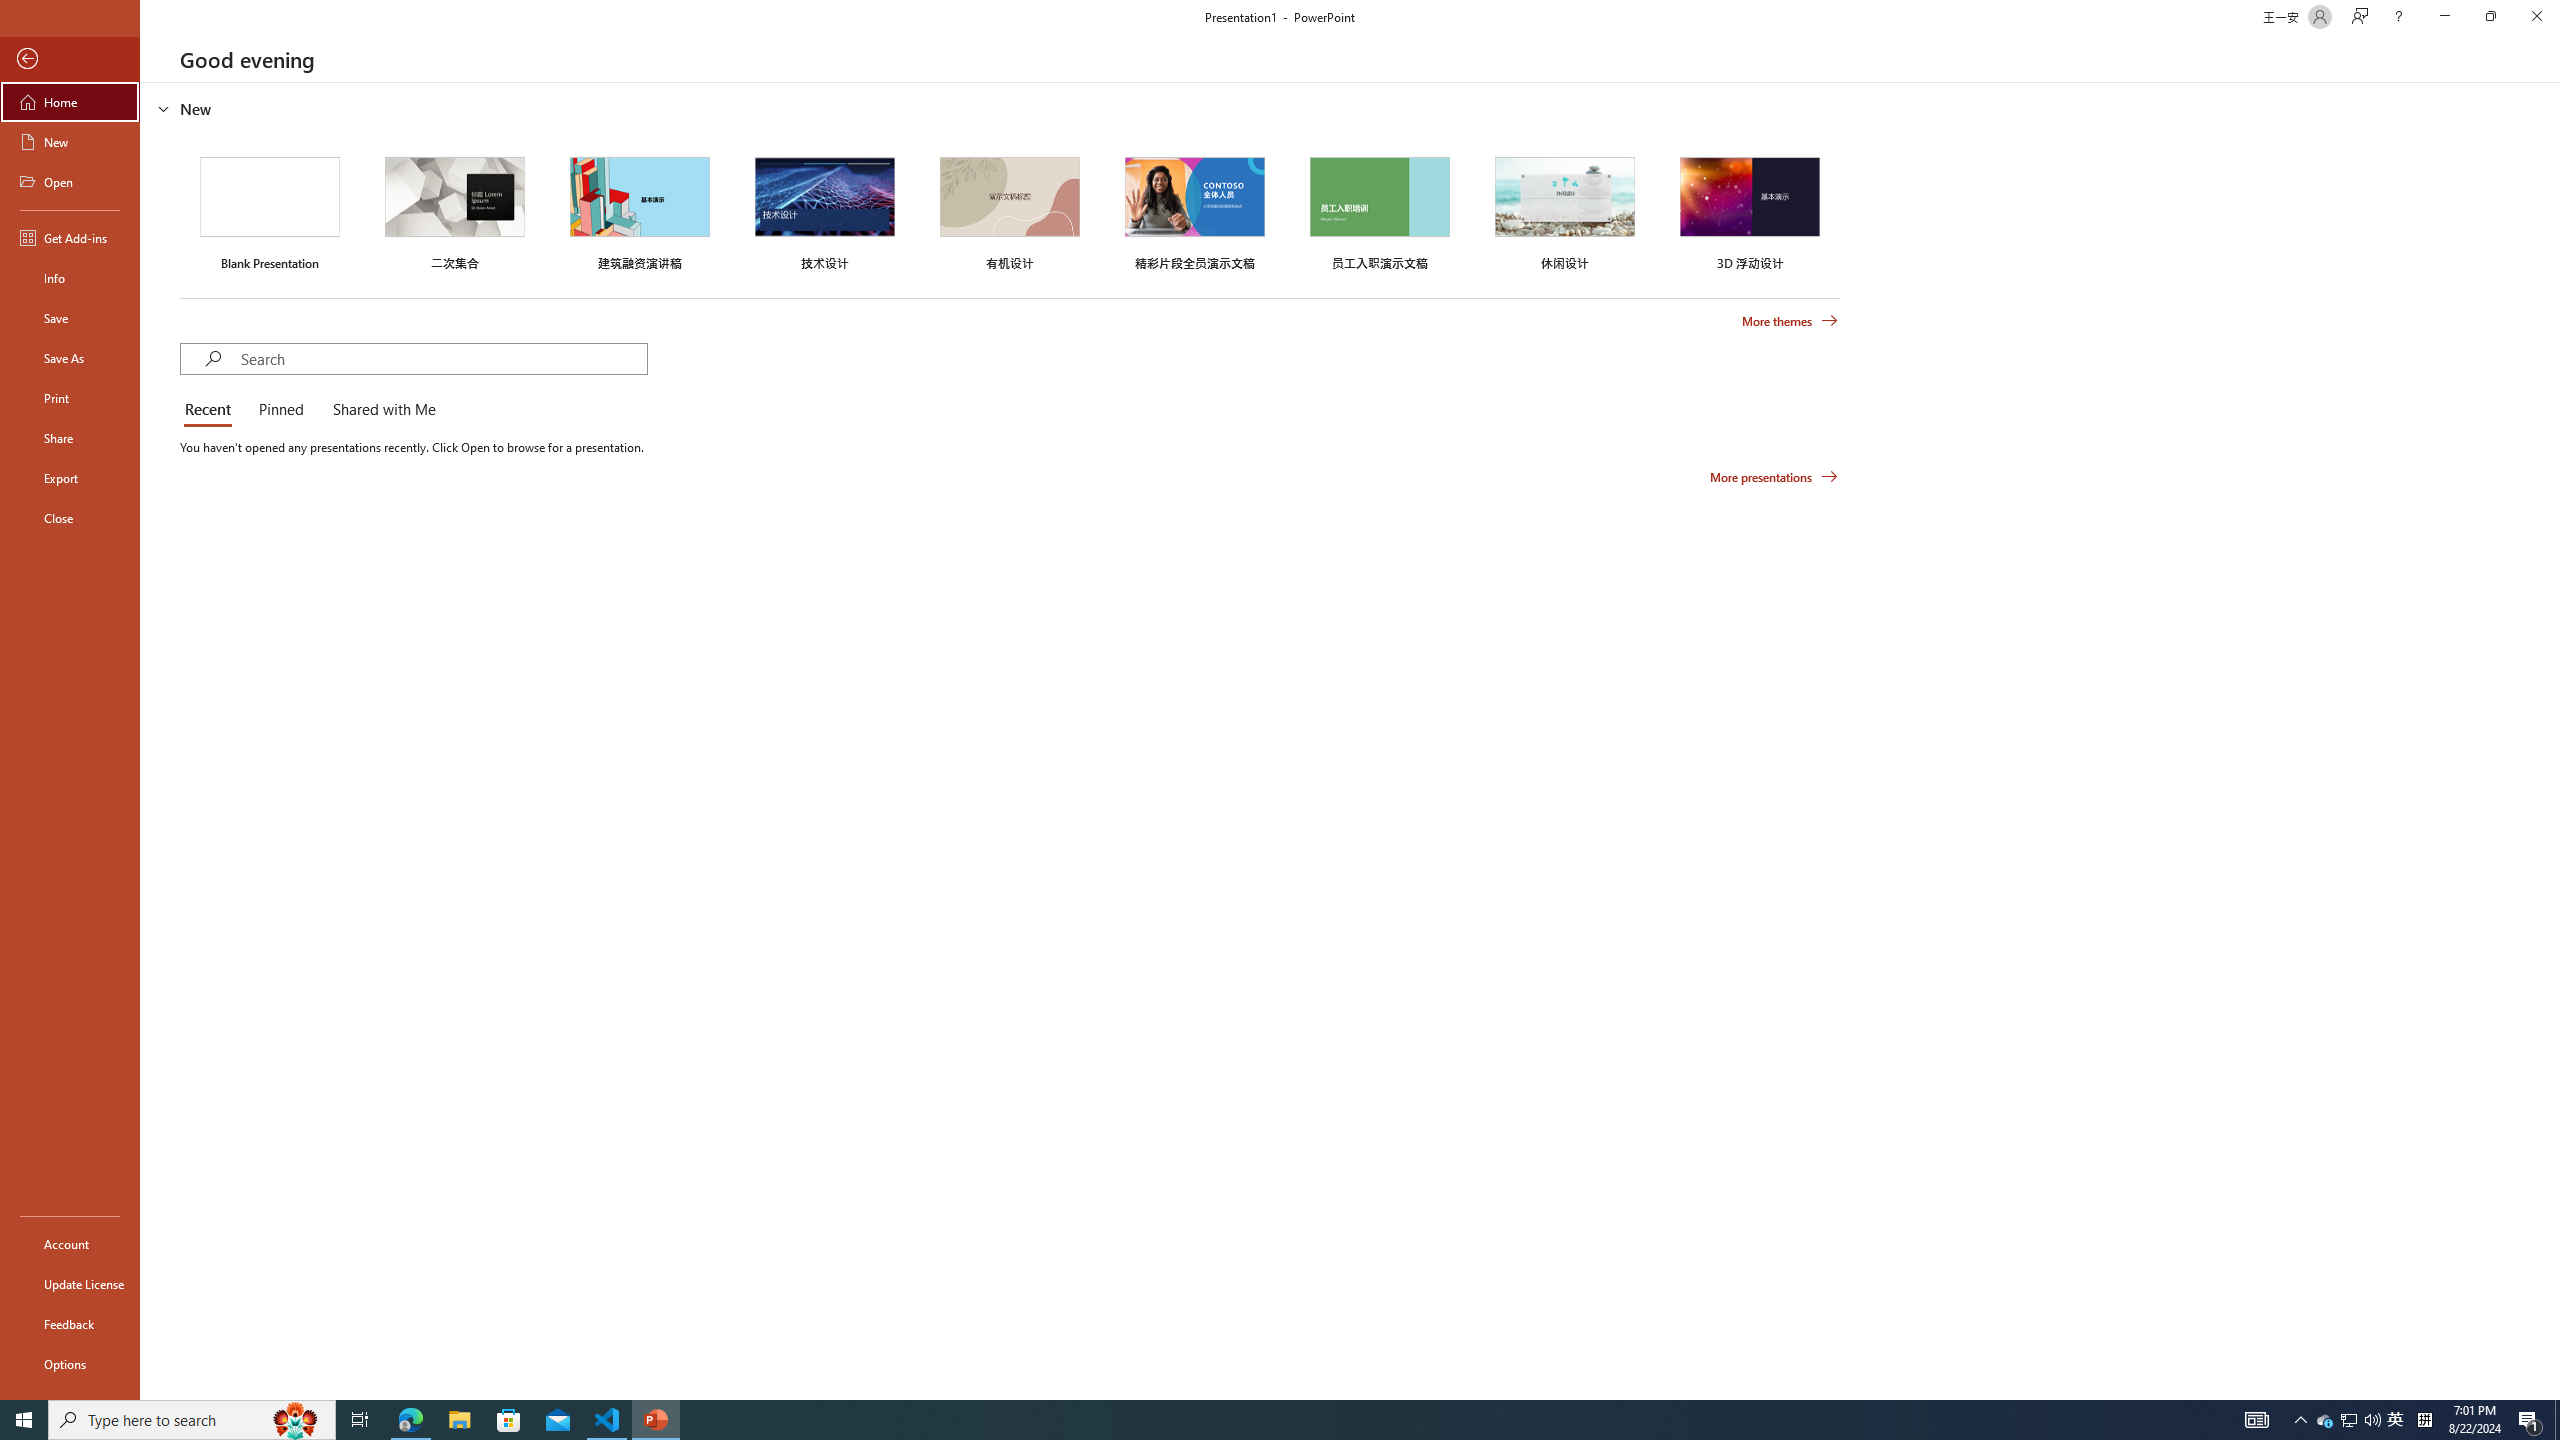  What do you see at coordinates (1789, 321) in the screenshot?
I see `'More themes'` at bounding box center [1789, 321].